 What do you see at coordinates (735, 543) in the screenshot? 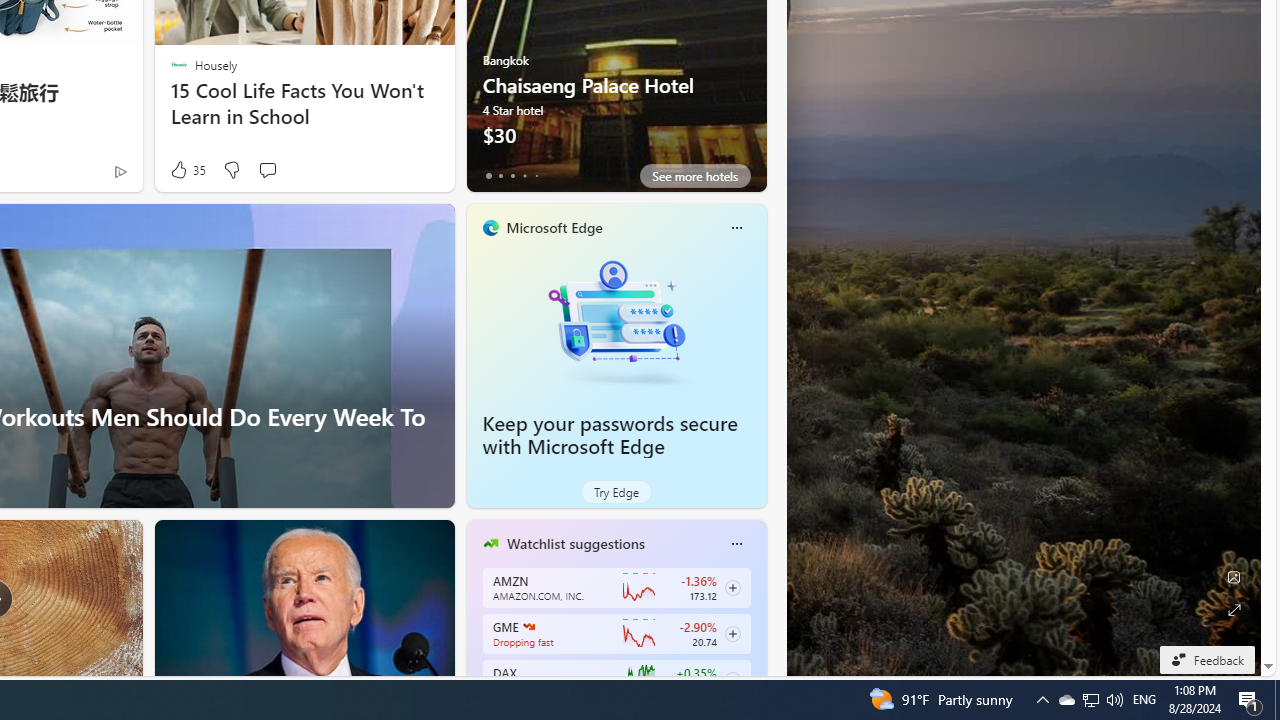
I see `'Class: icon-img'` at bounding box center [735, 543].